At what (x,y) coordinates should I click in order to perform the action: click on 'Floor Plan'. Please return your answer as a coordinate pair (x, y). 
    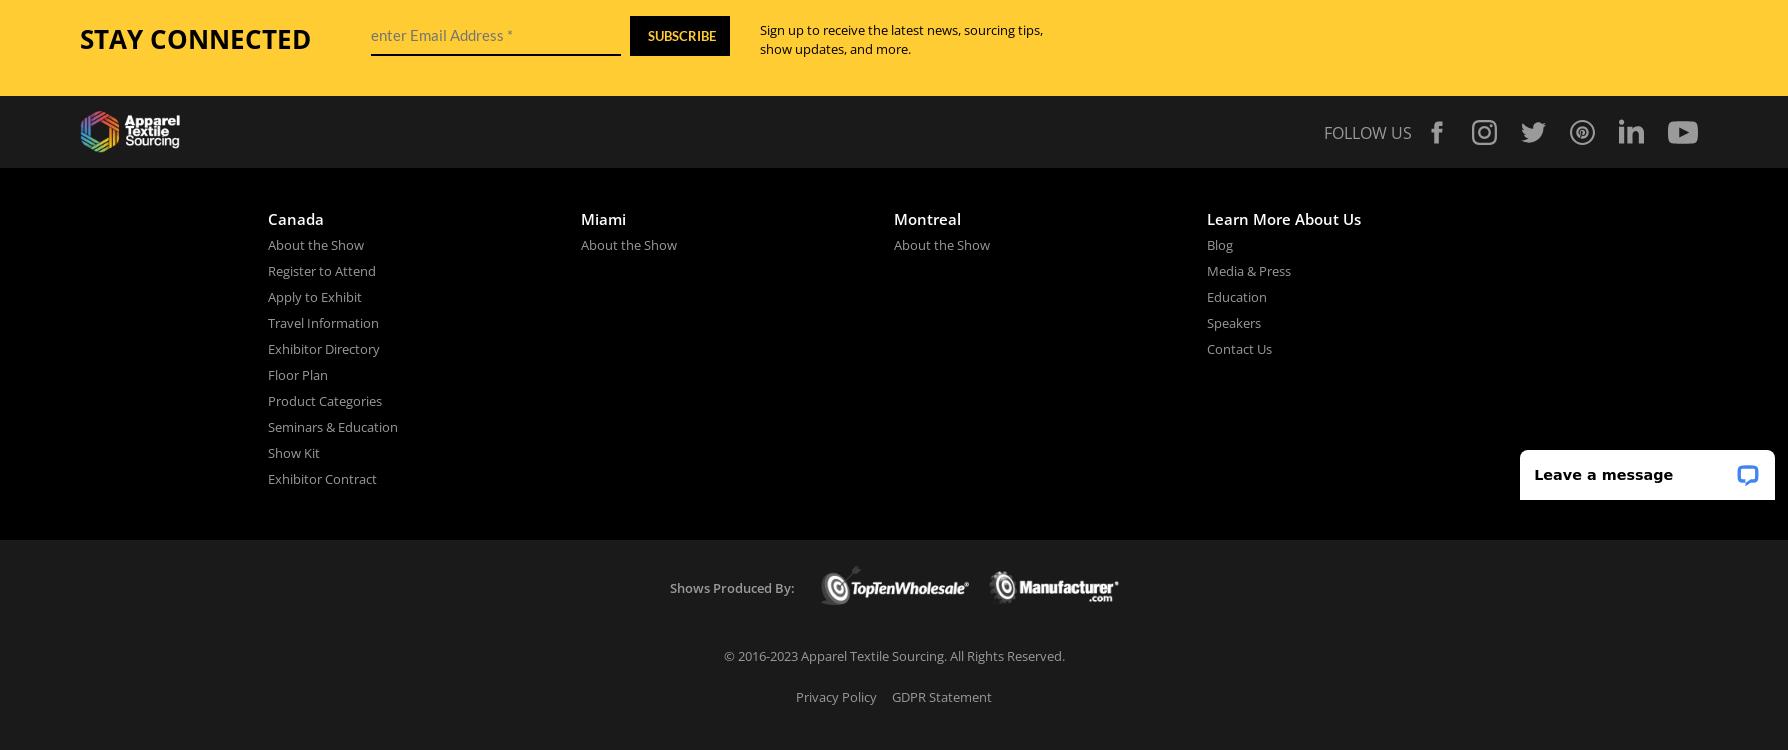
    Looking at the image, I should click on (297, 373).